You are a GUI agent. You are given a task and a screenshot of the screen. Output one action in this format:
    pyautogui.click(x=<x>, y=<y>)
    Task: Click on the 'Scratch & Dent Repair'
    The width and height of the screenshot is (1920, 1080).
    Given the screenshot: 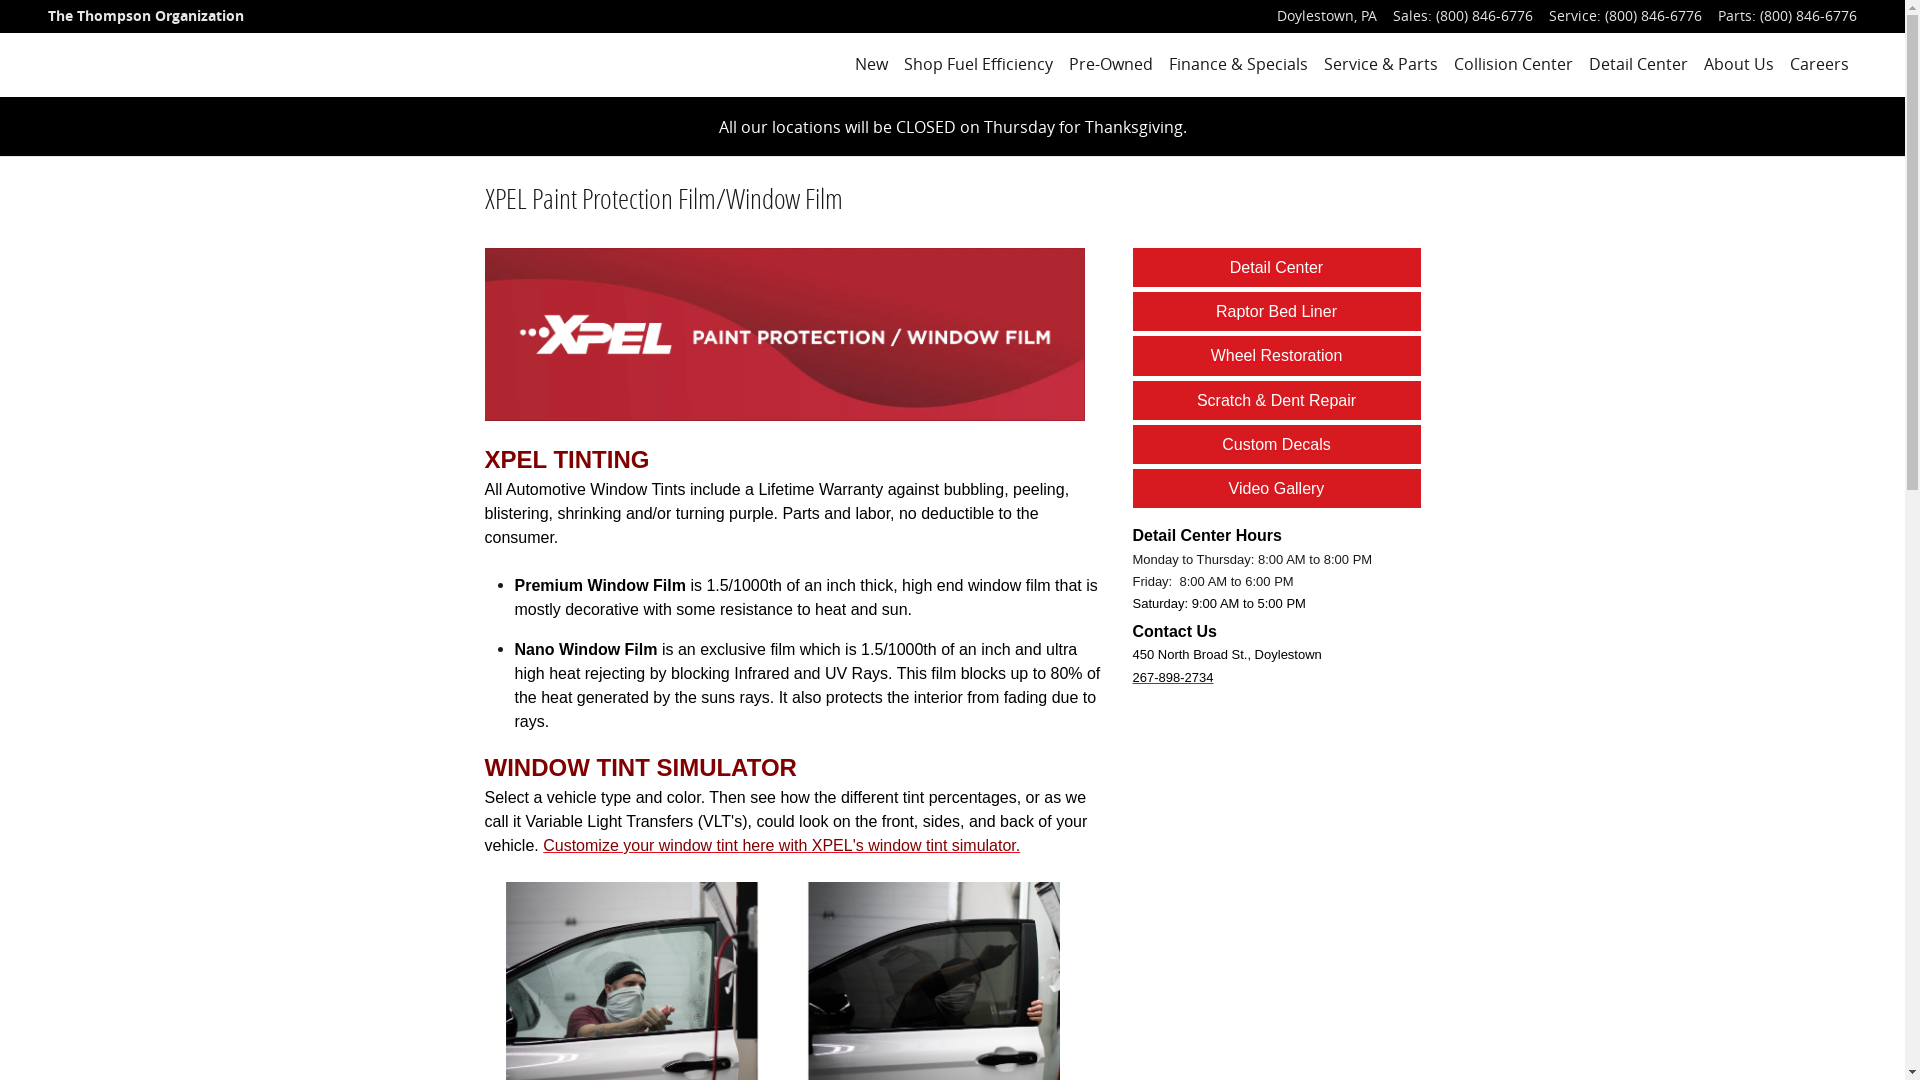 What is the action you would take?
    pyautogui.click(x=1196, y=400)
    